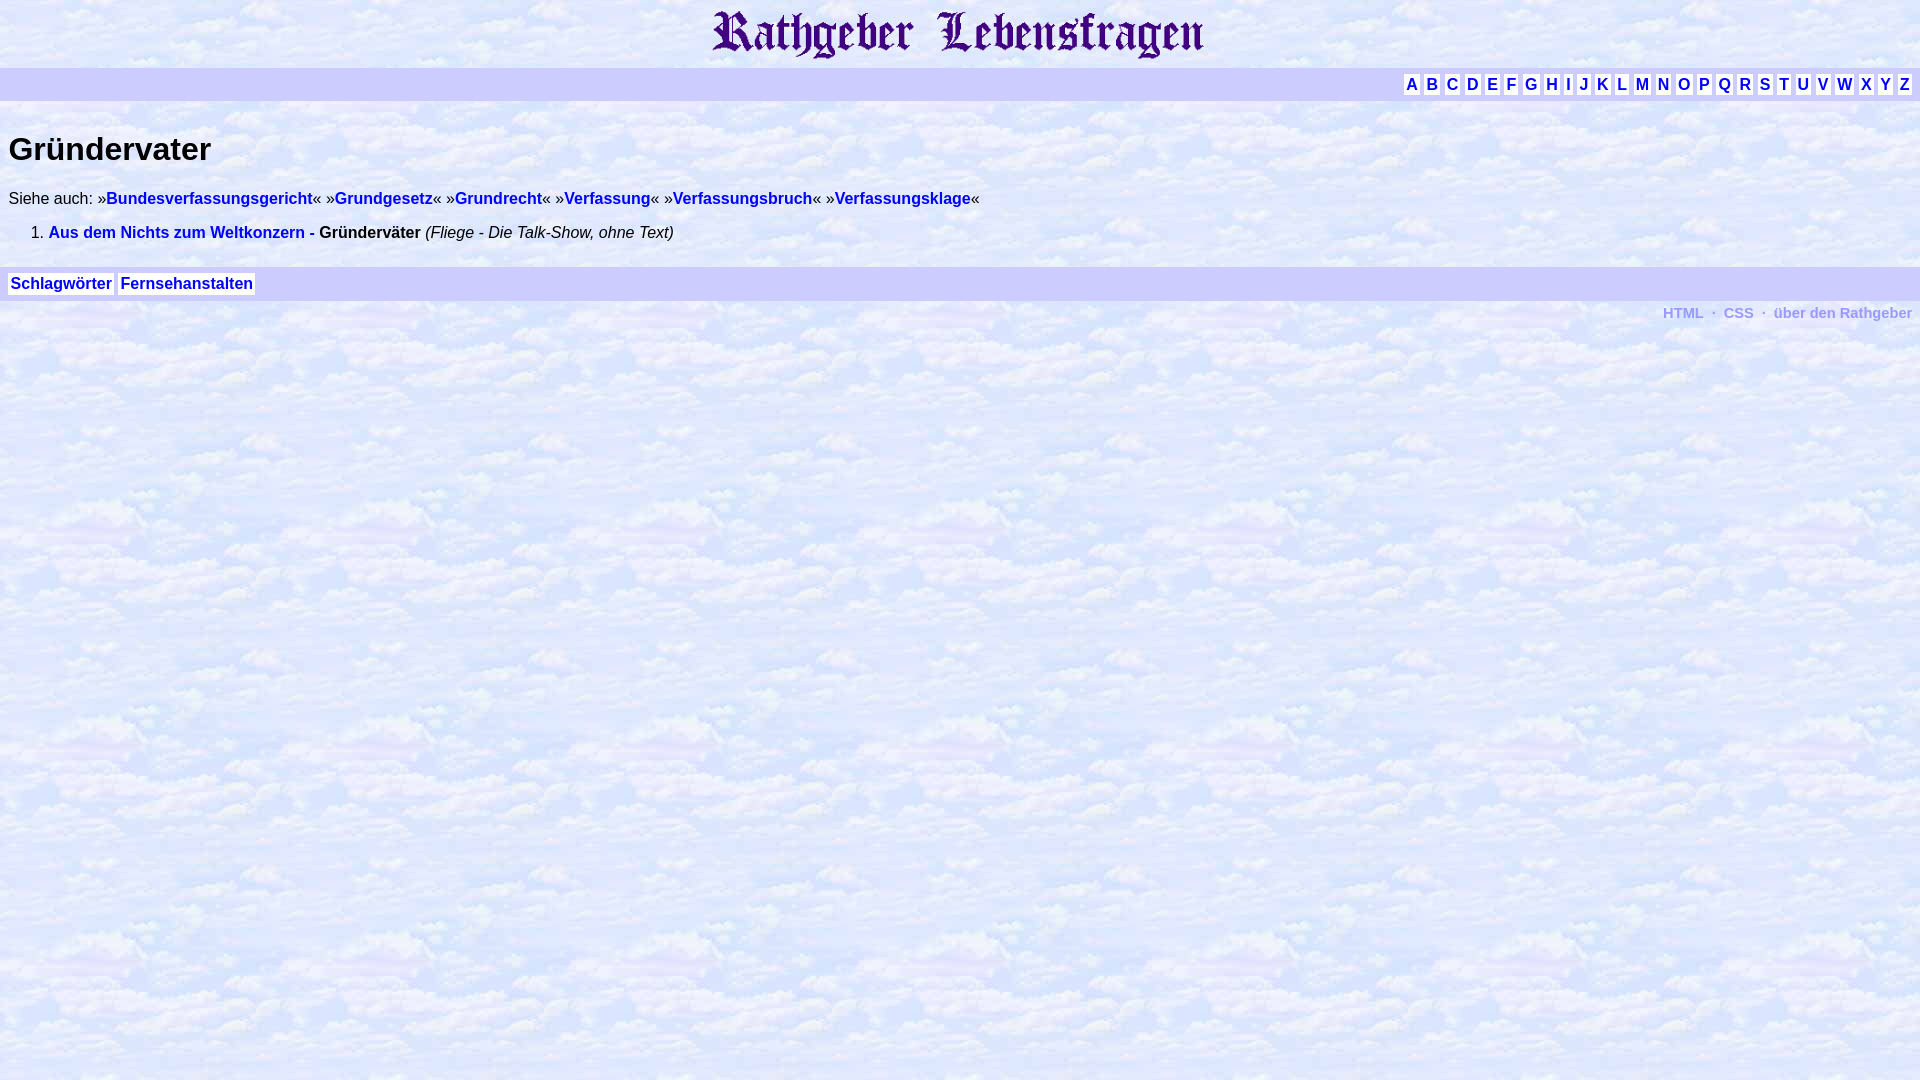 The width and height of the screenshot is (1920, 1080). What do you see at coordinates (1444, 83) in the screenshot?
I see `'C'` at bounding box center [1444, 83].